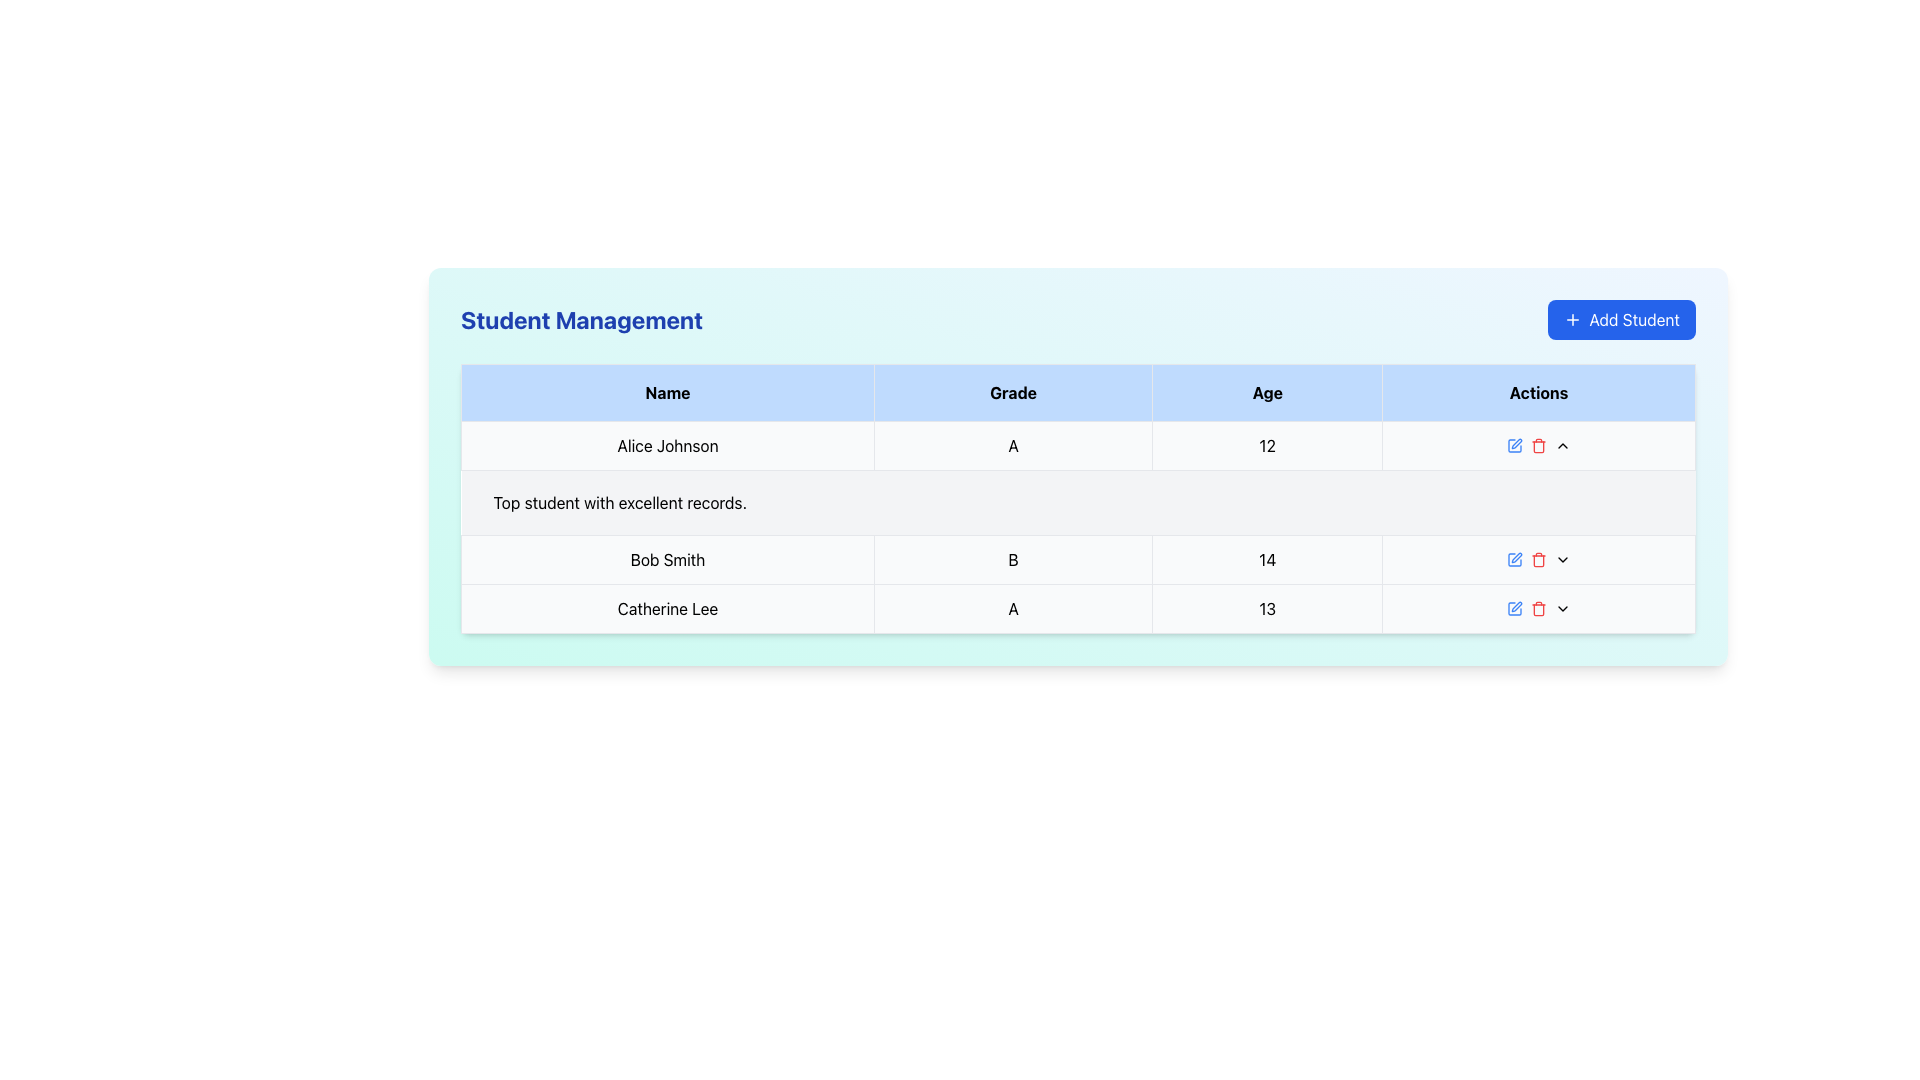 Image resolution: width=1920 pixels, height=1080 pixels. Describe the element at coordinates (1013, 393) in the screenshot. I see `the 'Grade' column header in the table, which is the second column in the header row, located between the 'Name' and 'Age' columns` at that location.